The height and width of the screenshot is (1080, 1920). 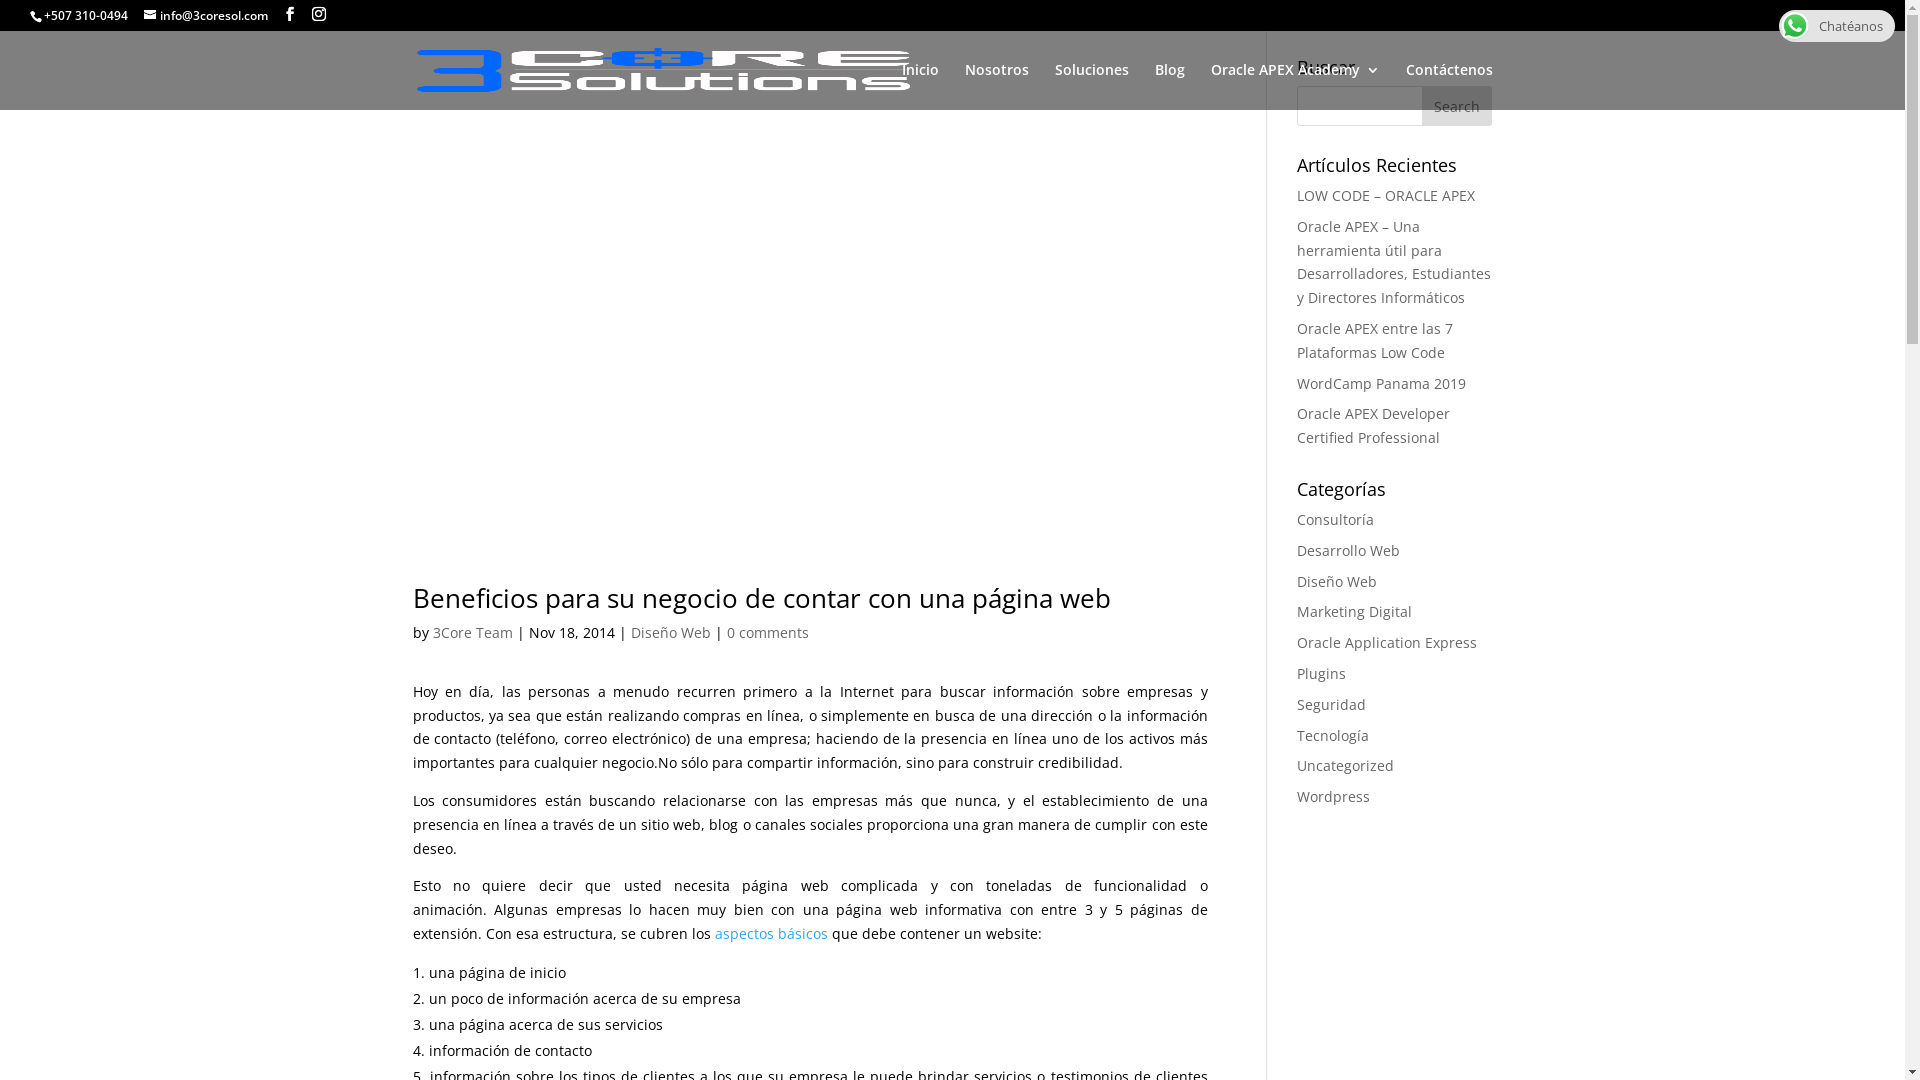 What do you see at coordinates (1372, 424) in the screenshot?
I see `'Oracle APEX Developer Certified Professional'` at bounding box center [1372, 424].